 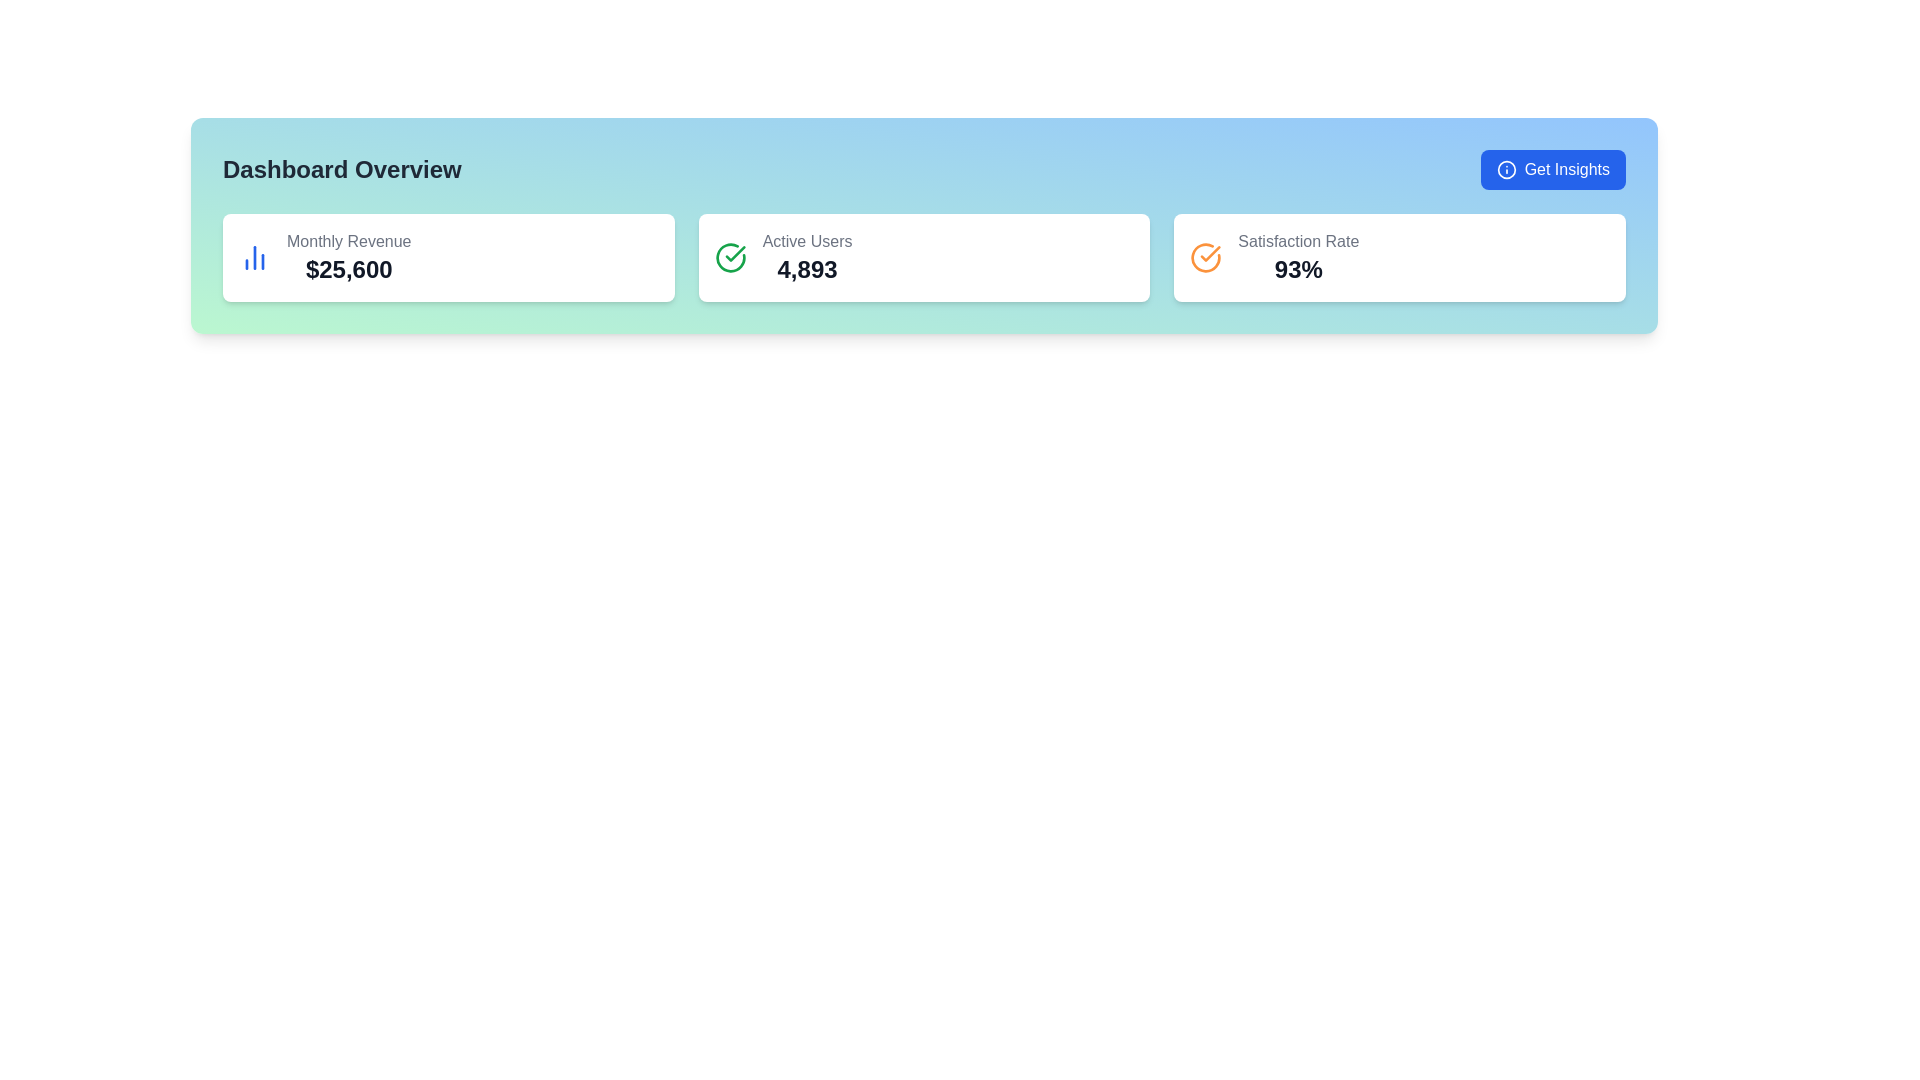 I want to click on the info icon located to the left of the 'Get Insights' button in the upper right part of the interface, so click(x=1506, y=168).